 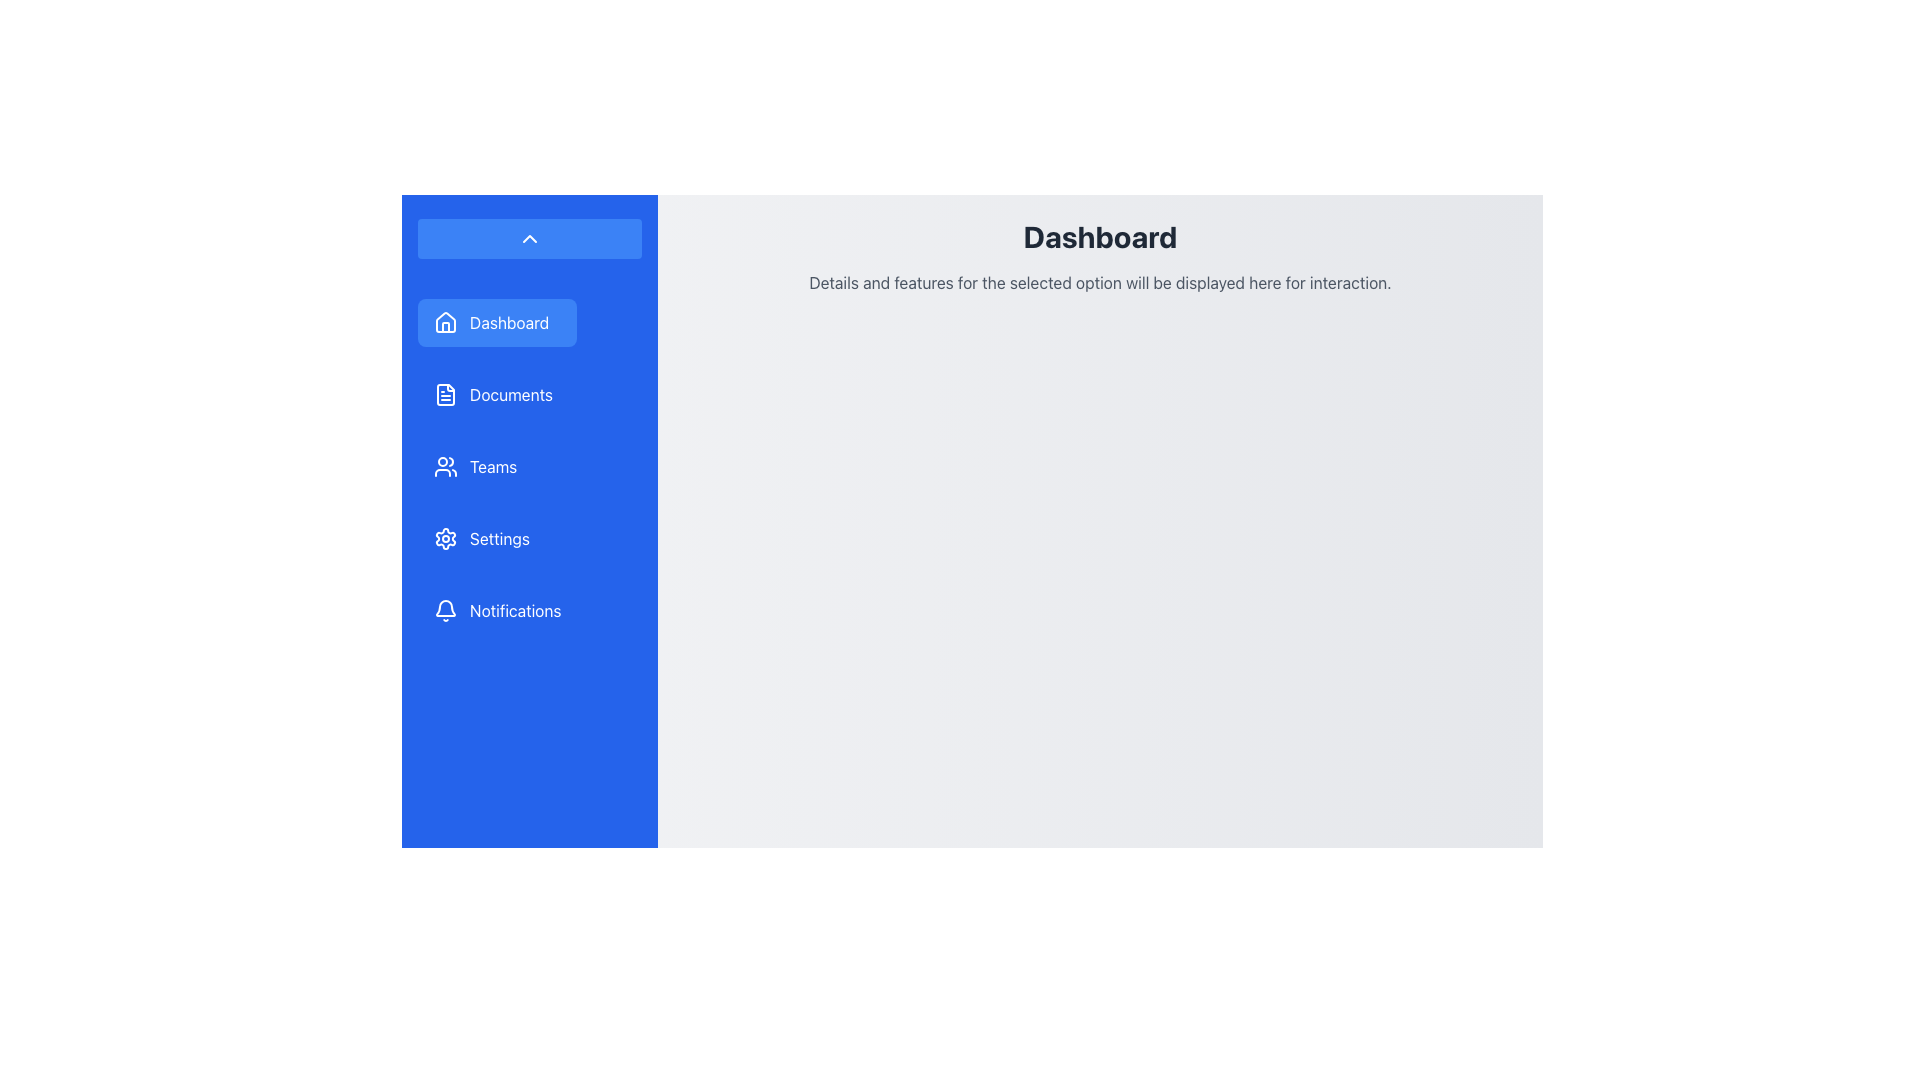 What do you see at coordinates (497, 394) in the screenshot?
I see `the 'Documents' button located in the sidebar menu, positioned between the 'Dashboard' and 'Teams' items, to trigger visual feedback` at bounding box center [497, 394].